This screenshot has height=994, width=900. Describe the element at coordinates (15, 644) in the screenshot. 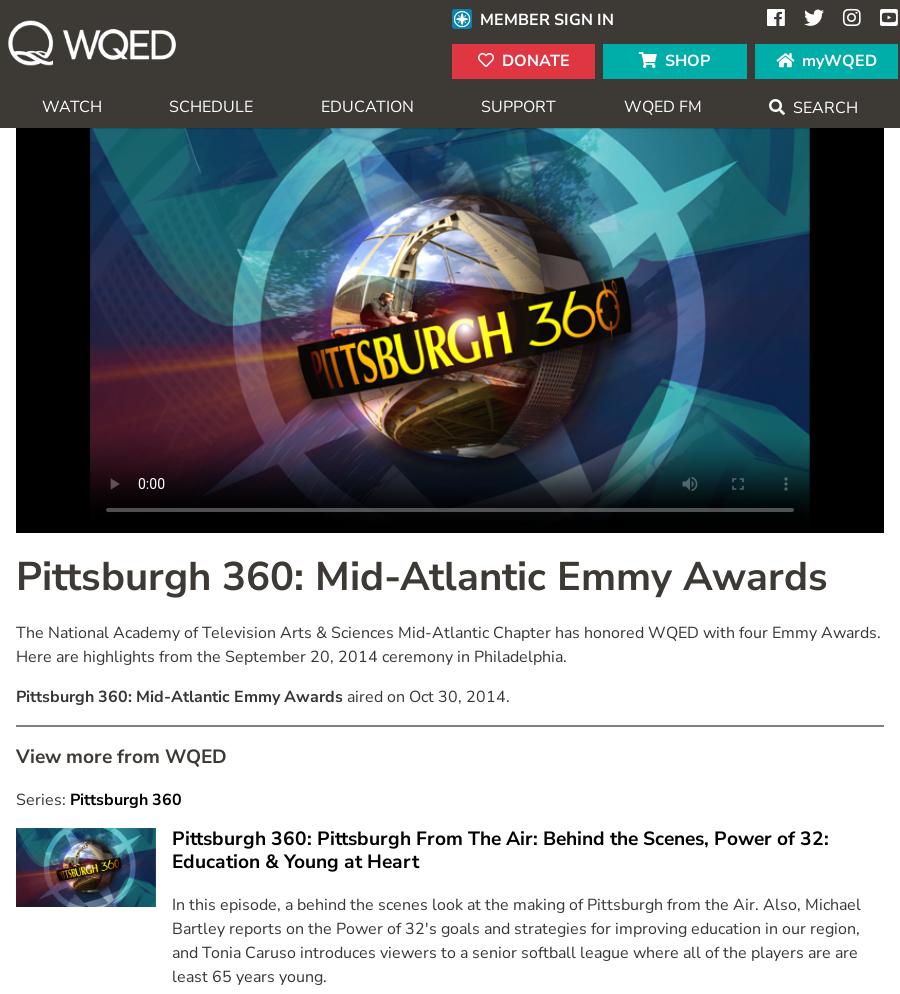

I see `'The National Academy of Television Arts & Sciences Mid-Atlantic Chapter has honored WQED with four Emmy Awards. Here are highlights from the September 20, 2014 ceremony in Philadelphia.'` at that location.